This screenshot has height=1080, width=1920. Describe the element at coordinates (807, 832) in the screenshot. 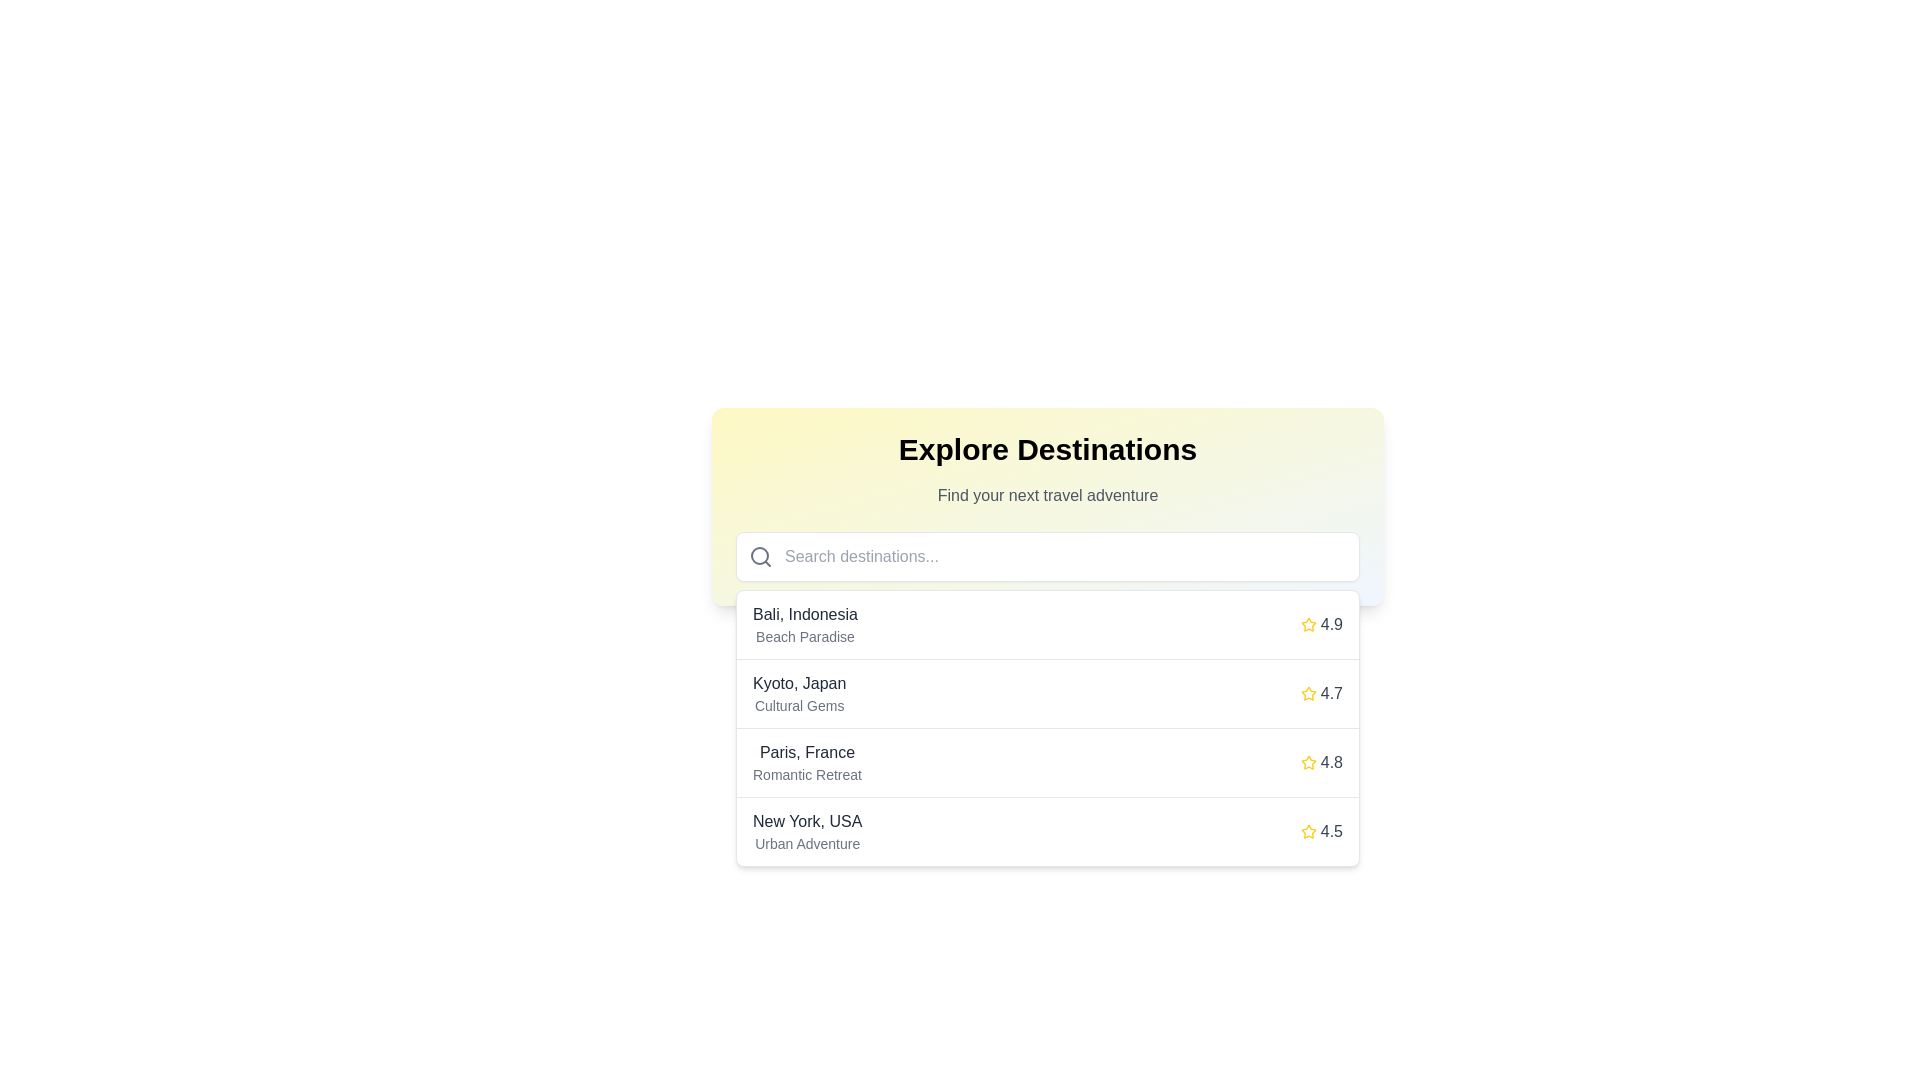

I see `the text block that provides information about a travel destination, positioned as the fourth item in a vertical list, located between 'Paris, France' and a rating icon` at that location.